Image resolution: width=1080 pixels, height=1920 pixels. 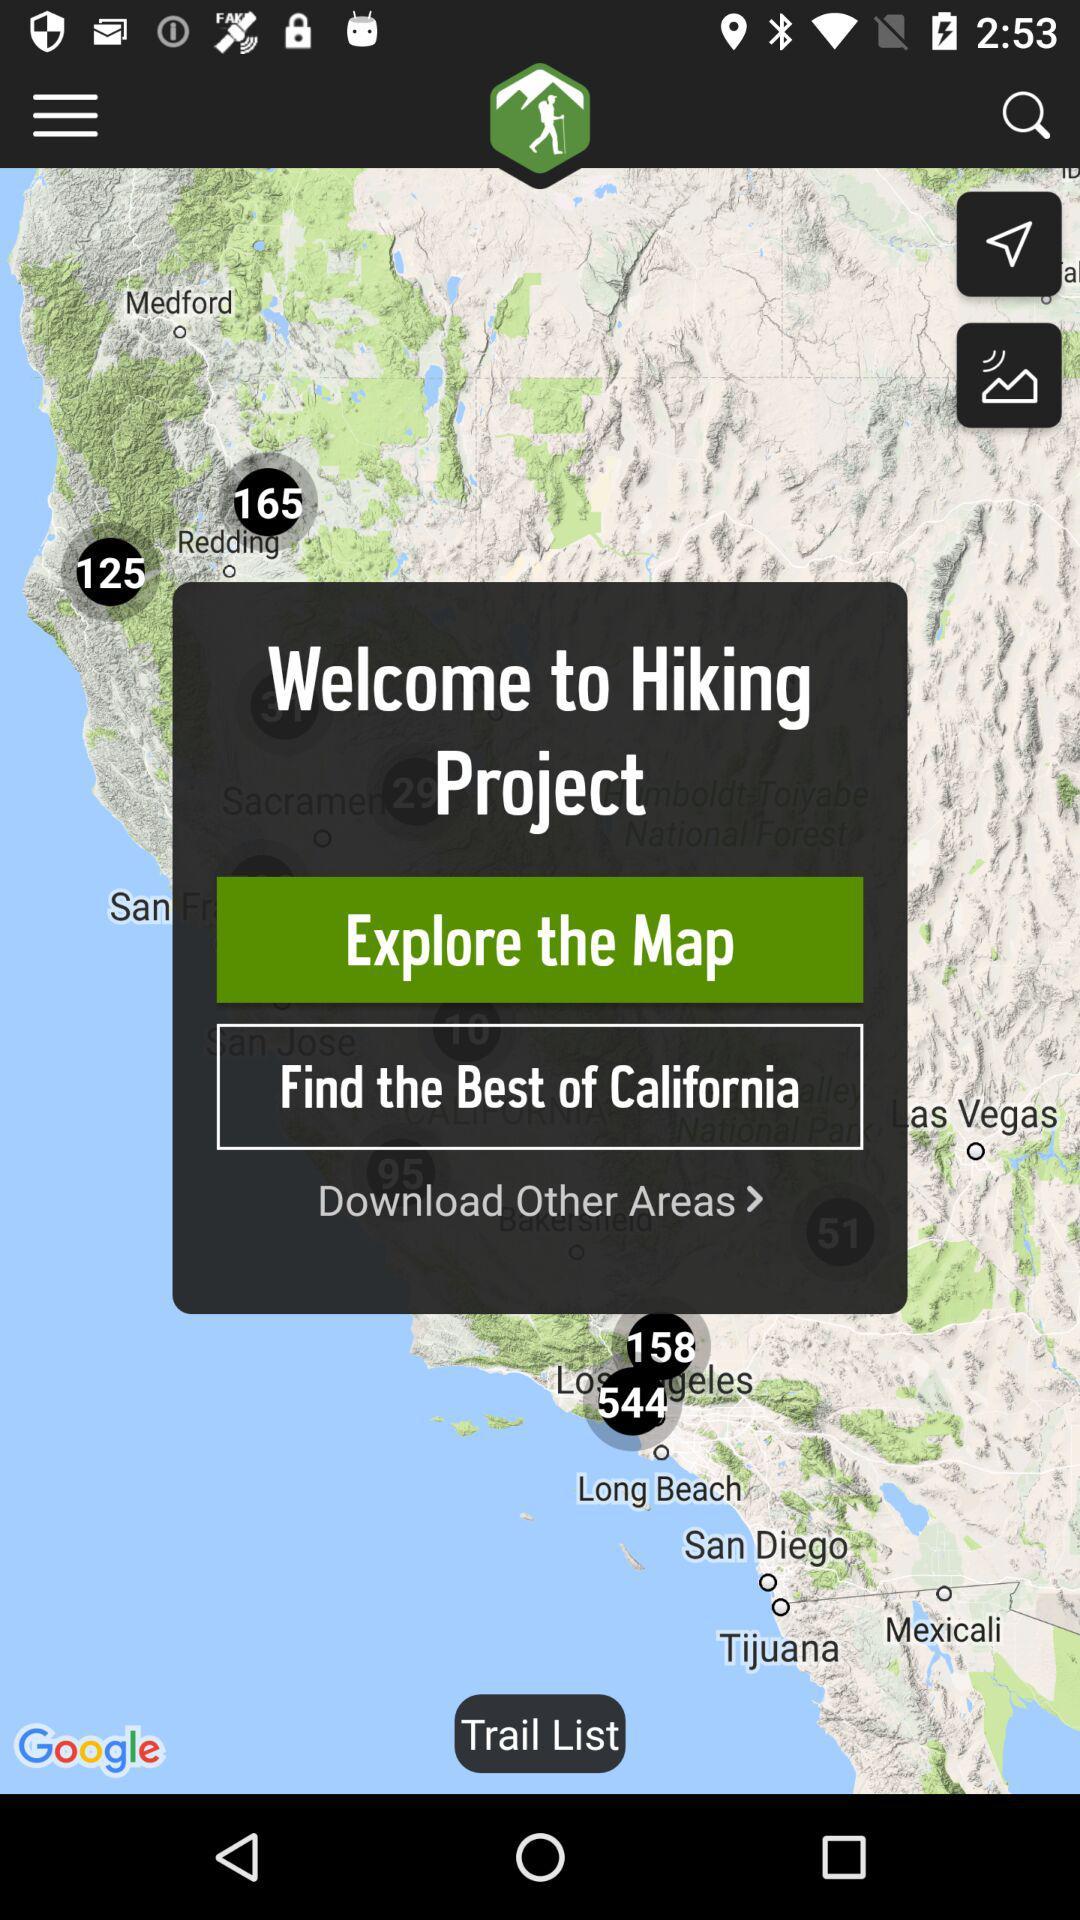 What do you see at coordinates (64, 114) in the screenshot?
I see `menu slider option` at bounding box center [64, 114].